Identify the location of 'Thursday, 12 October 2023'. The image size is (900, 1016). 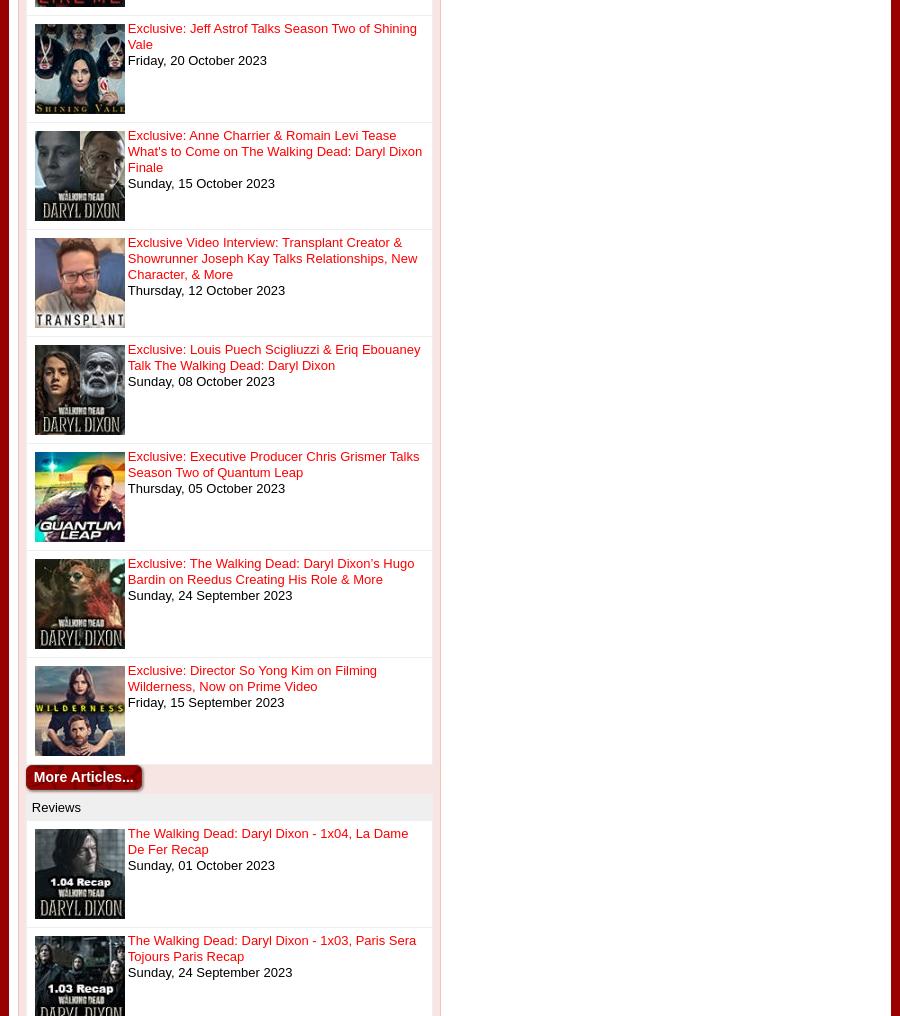
(206, 289).